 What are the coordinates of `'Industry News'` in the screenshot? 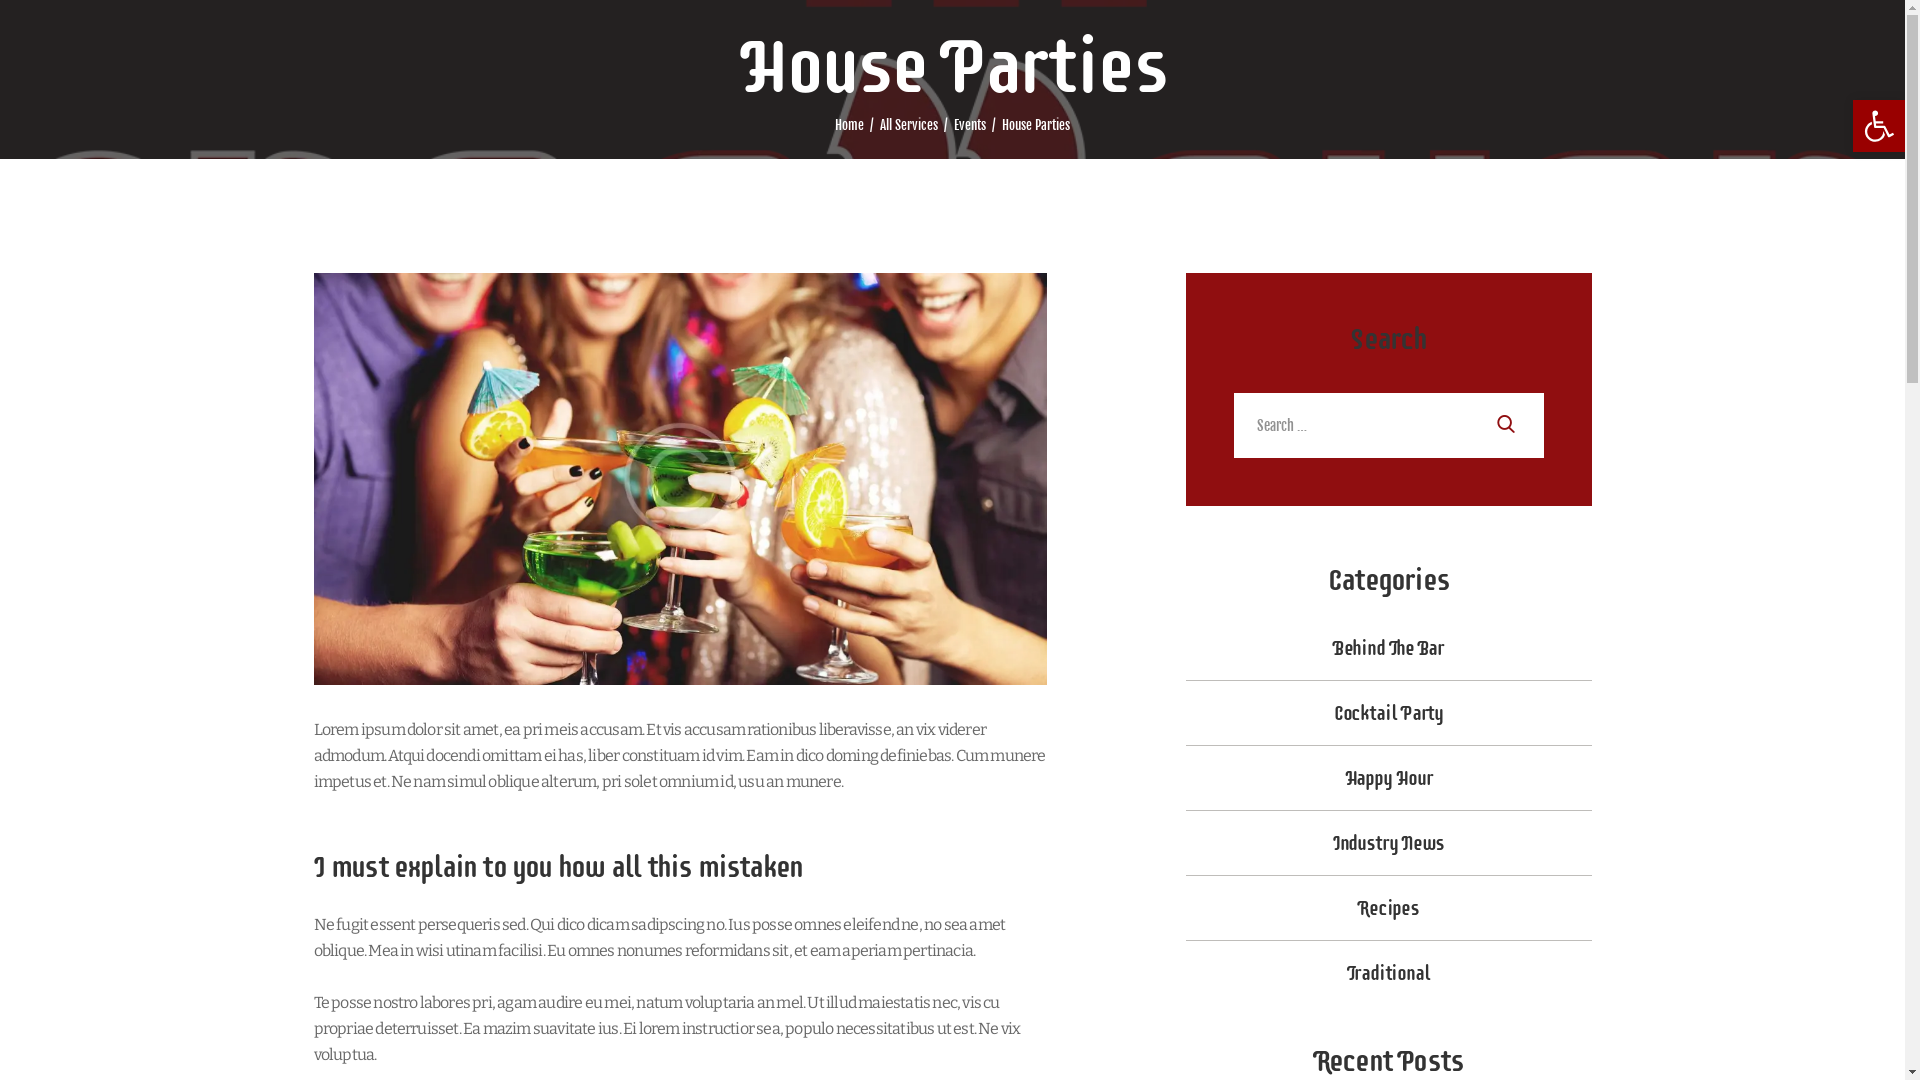 It's located at (1387, 843).